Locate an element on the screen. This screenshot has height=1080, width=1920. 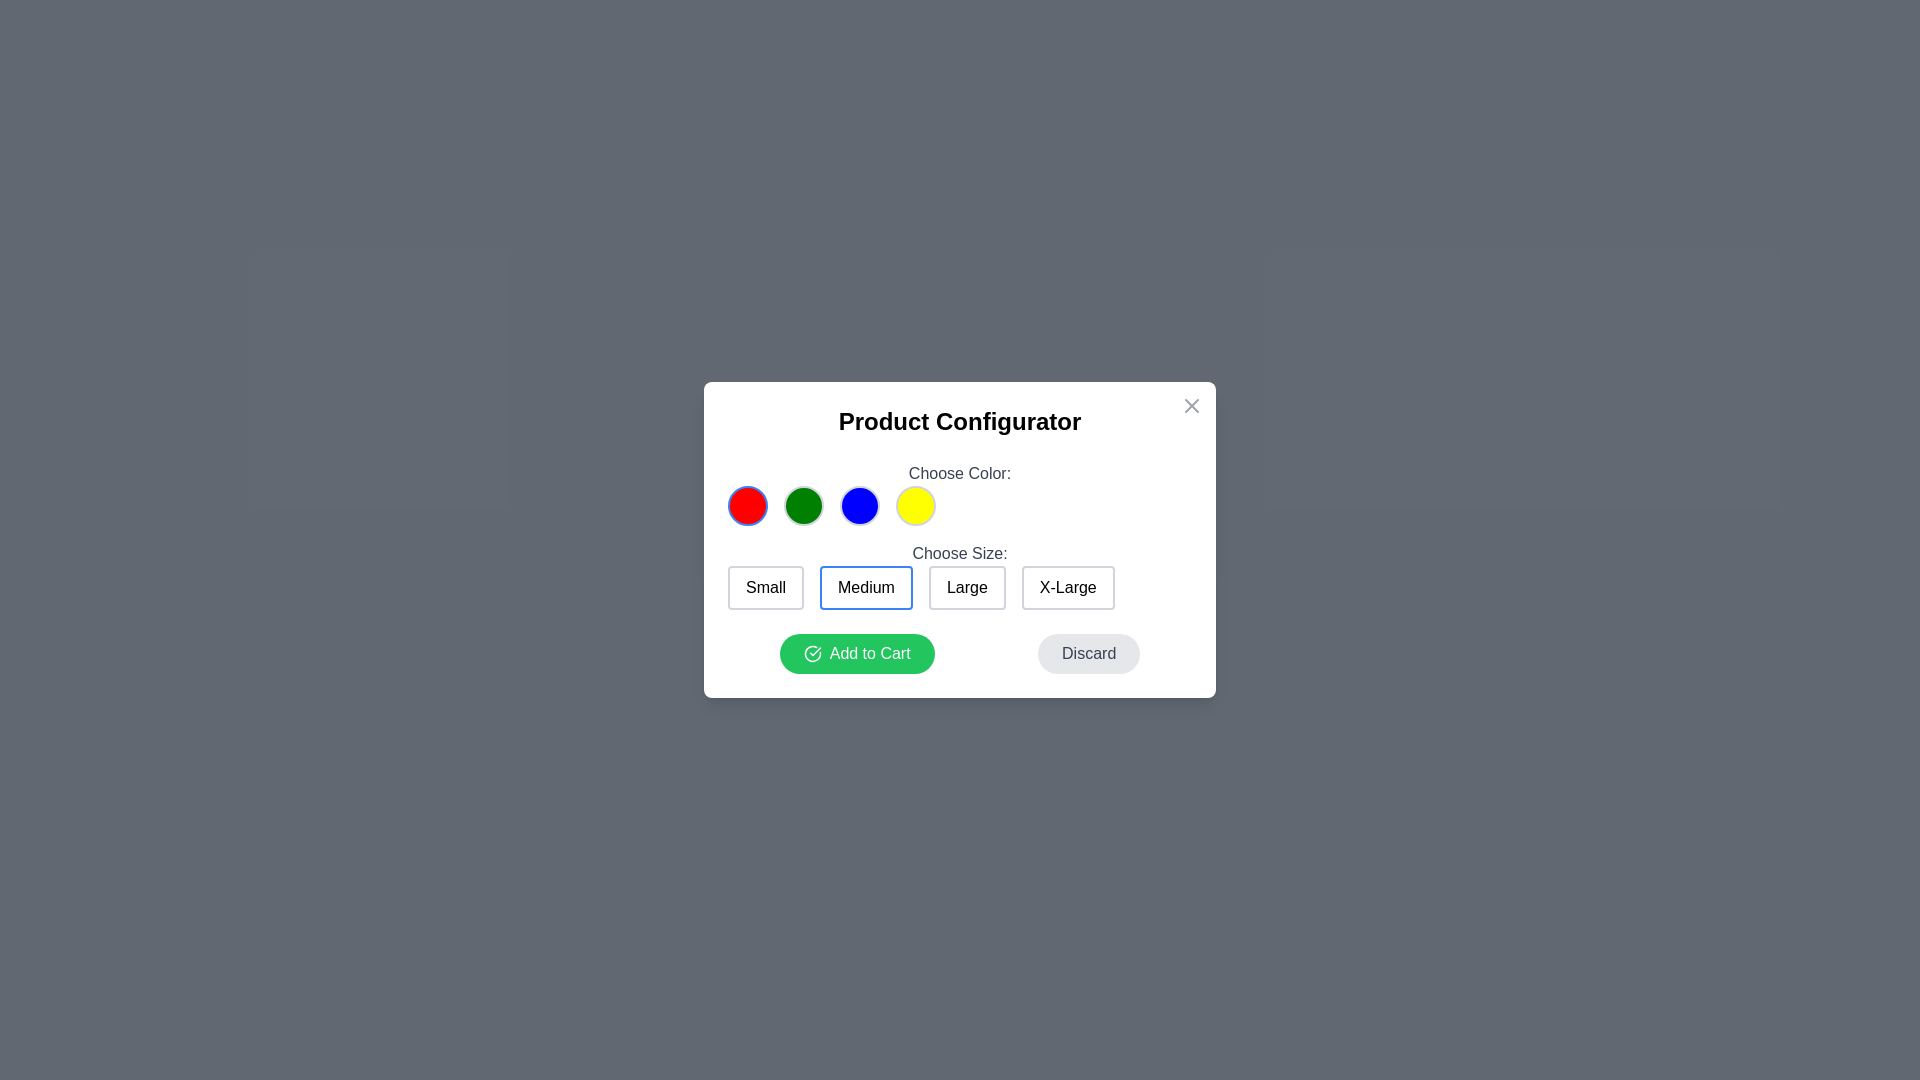
the first button in the horizontal row of colored buttons within the 'Product Configurator' modal is located at coordinates (747, 504).